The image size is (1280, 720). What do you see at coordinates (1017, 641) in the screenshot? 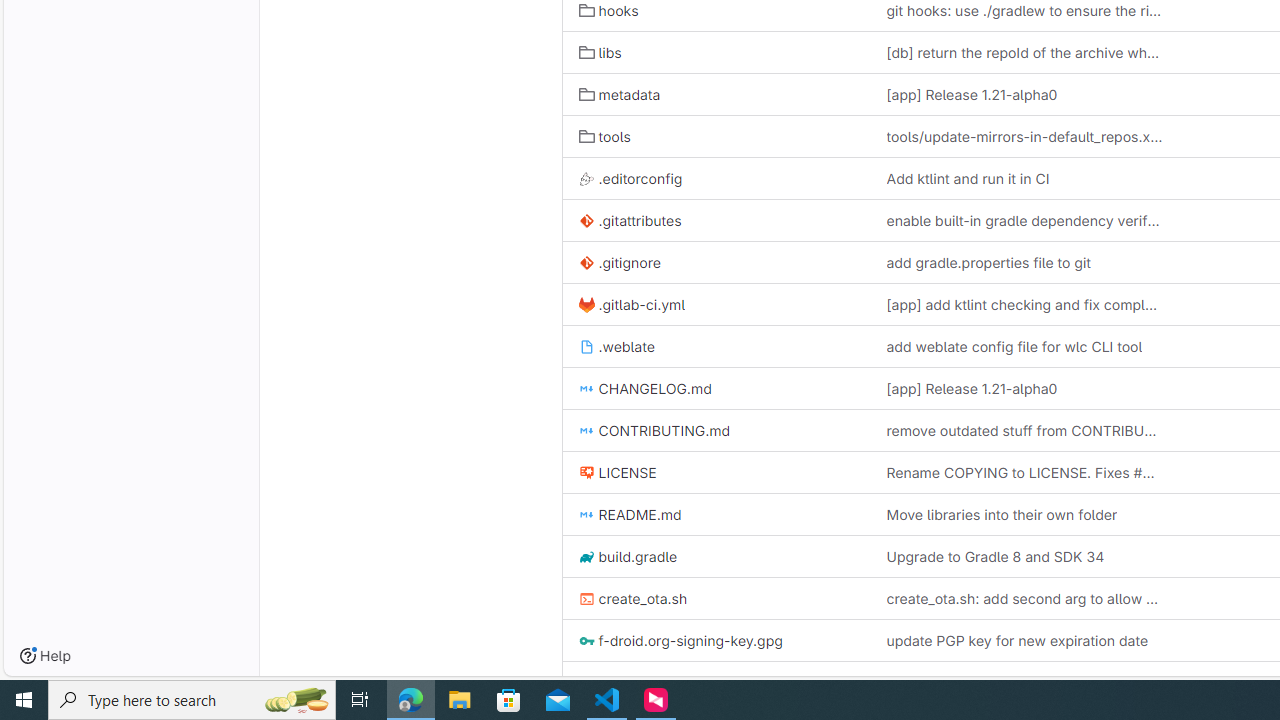
I see `'update PGP key for new expiration date'` at bounding box center [1017, 641].